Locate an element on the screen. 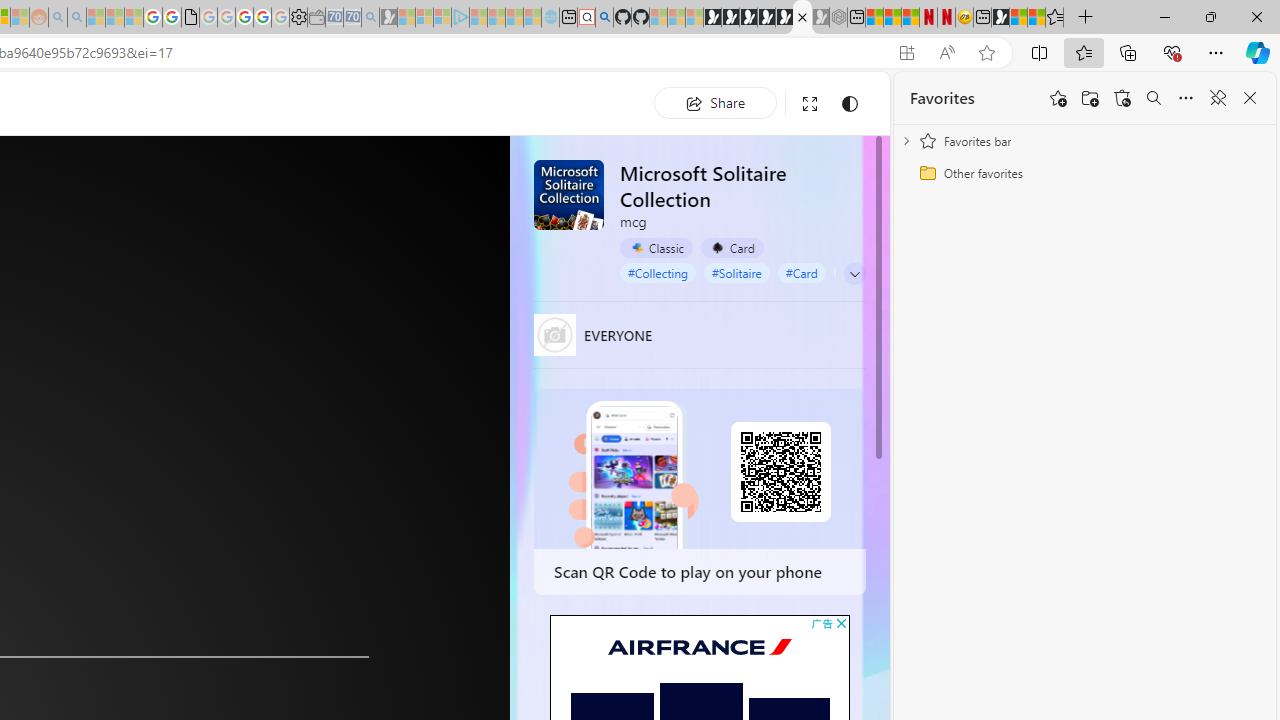  '#Collecting' is located at coordinates (658, 272).